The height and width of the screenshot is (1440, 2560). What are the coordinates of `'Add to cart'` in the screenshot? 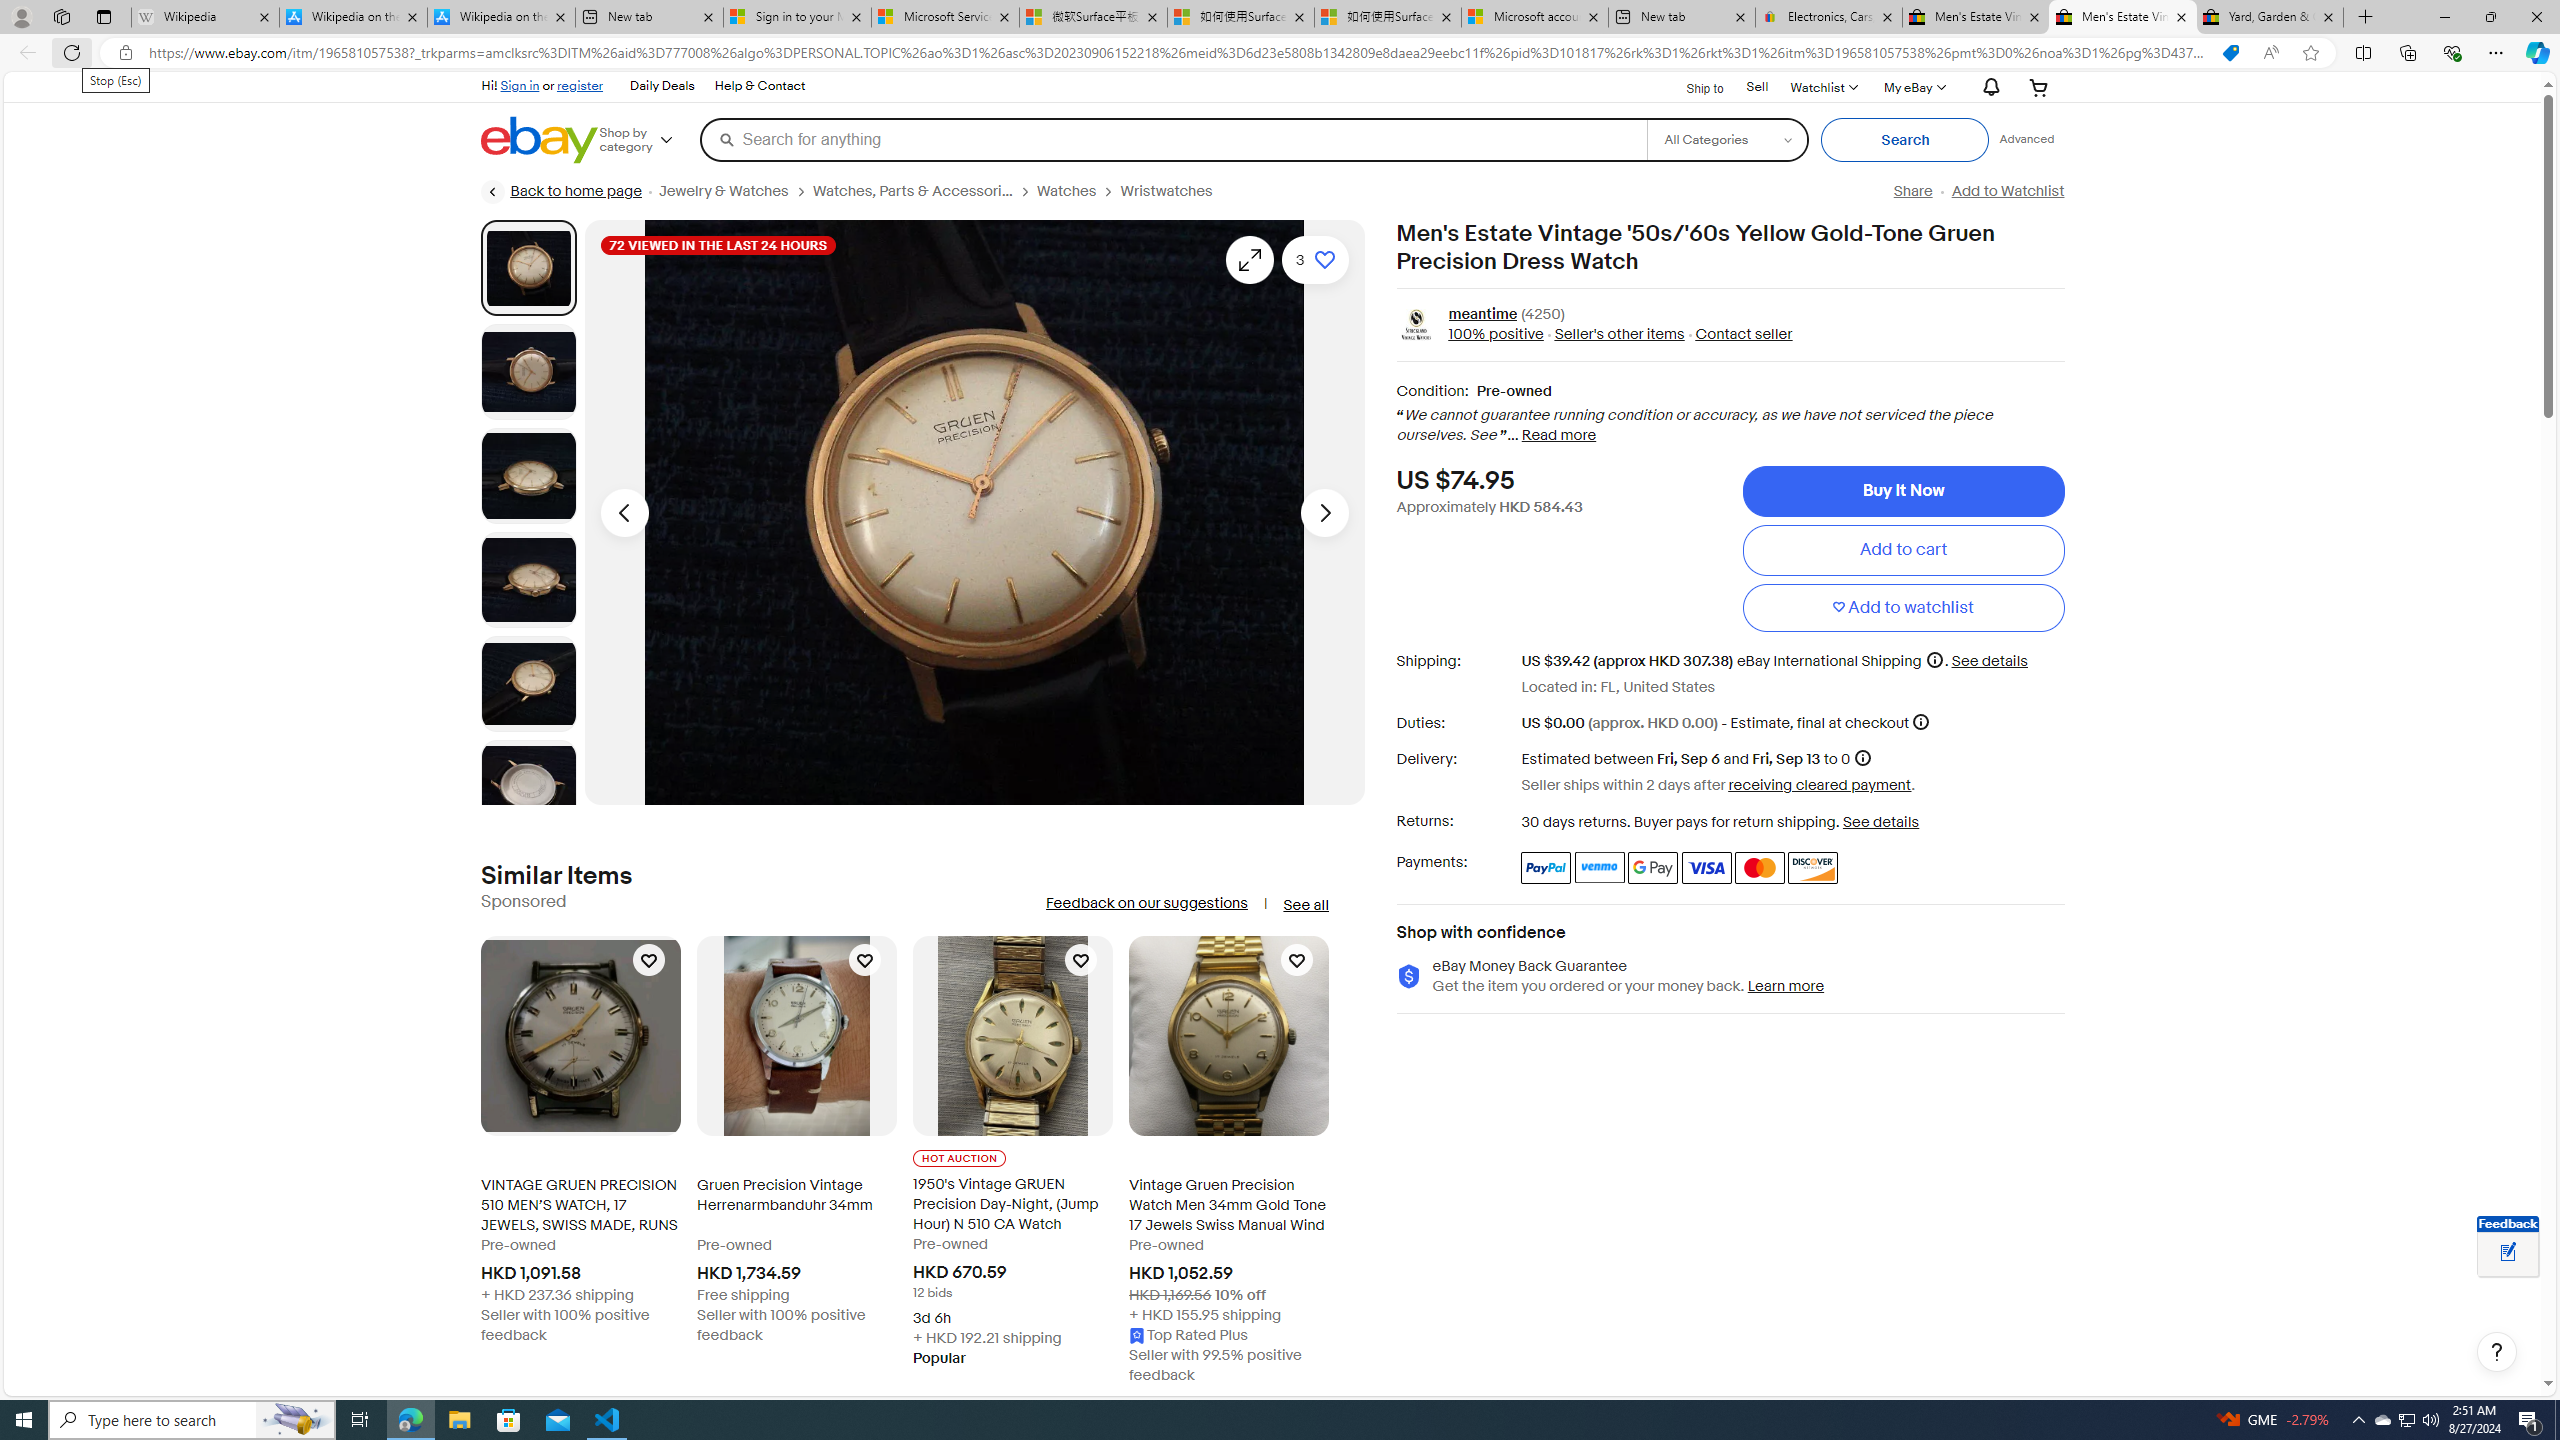 It's located at (1903, 549).